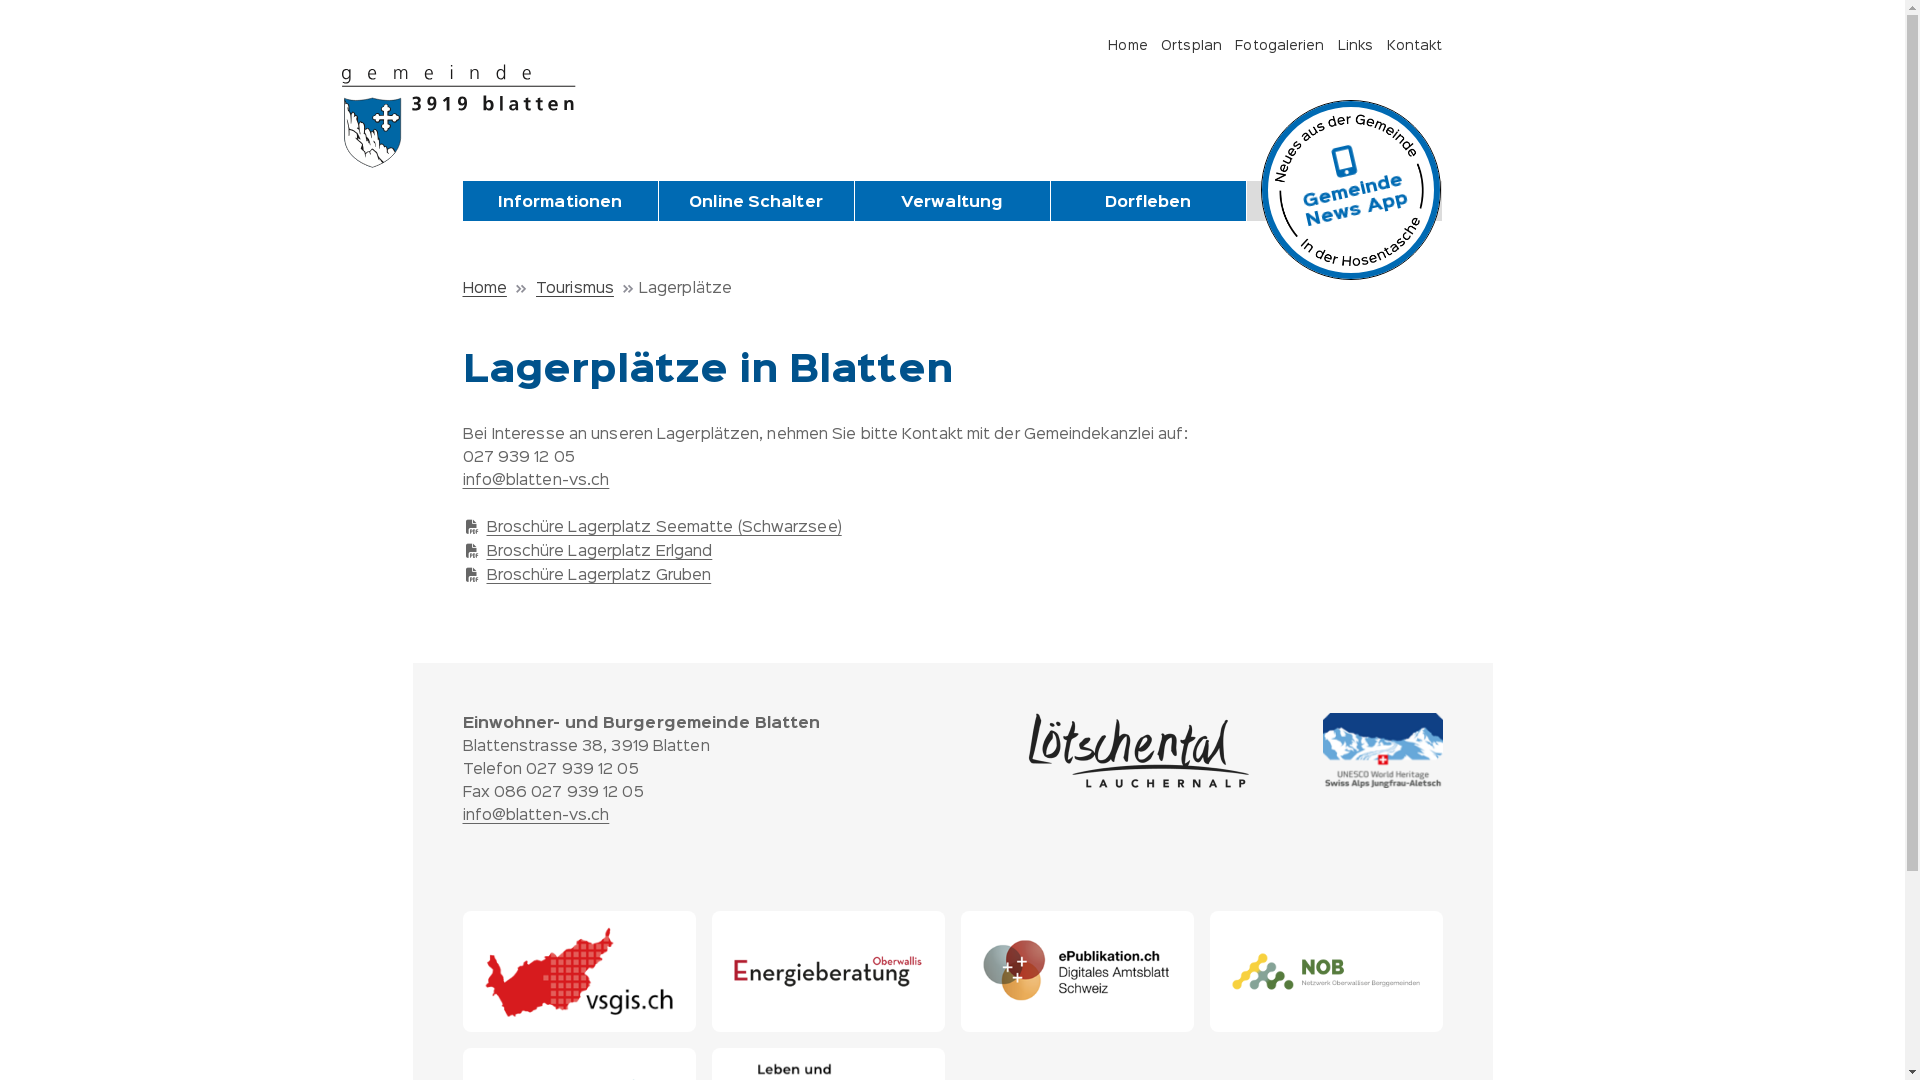 This screenshot has width=1920, height=1080. Describe the element at coordinates (1414, 45) in the screenshot. I see `'Kontakt'` at that location.